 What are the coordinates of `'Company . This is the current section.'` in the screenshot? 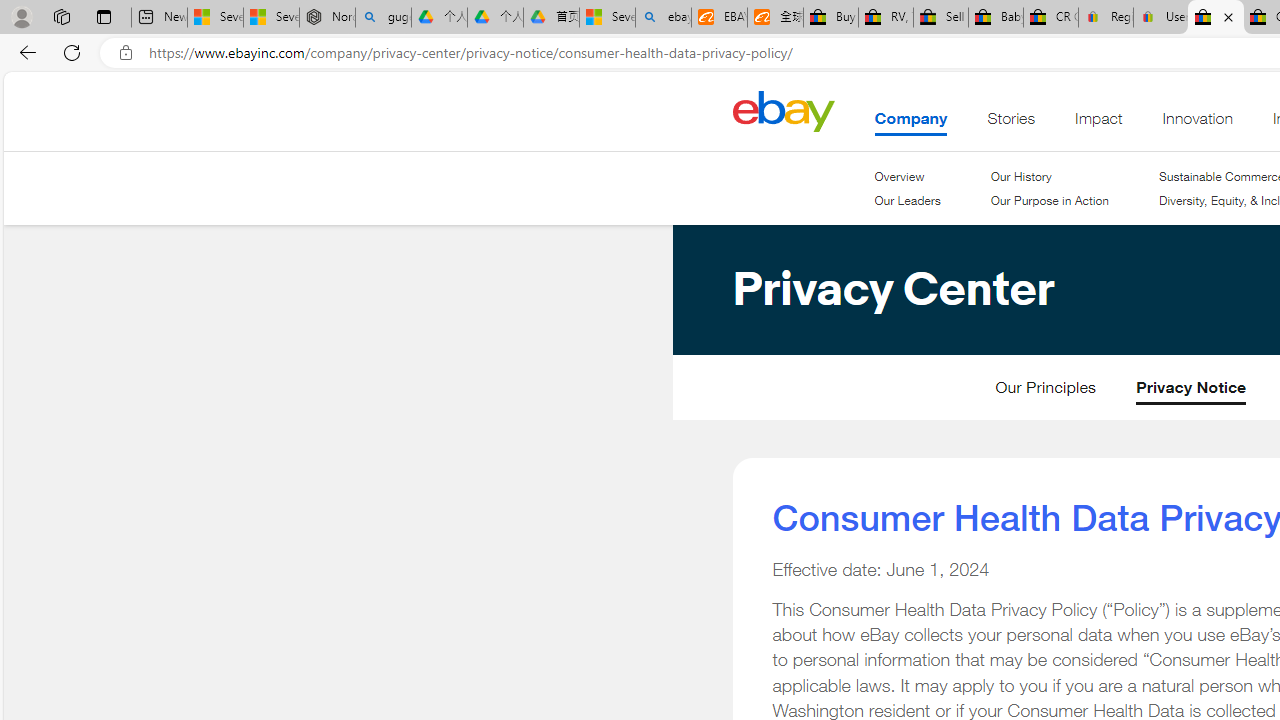 It's located at (910, 123).